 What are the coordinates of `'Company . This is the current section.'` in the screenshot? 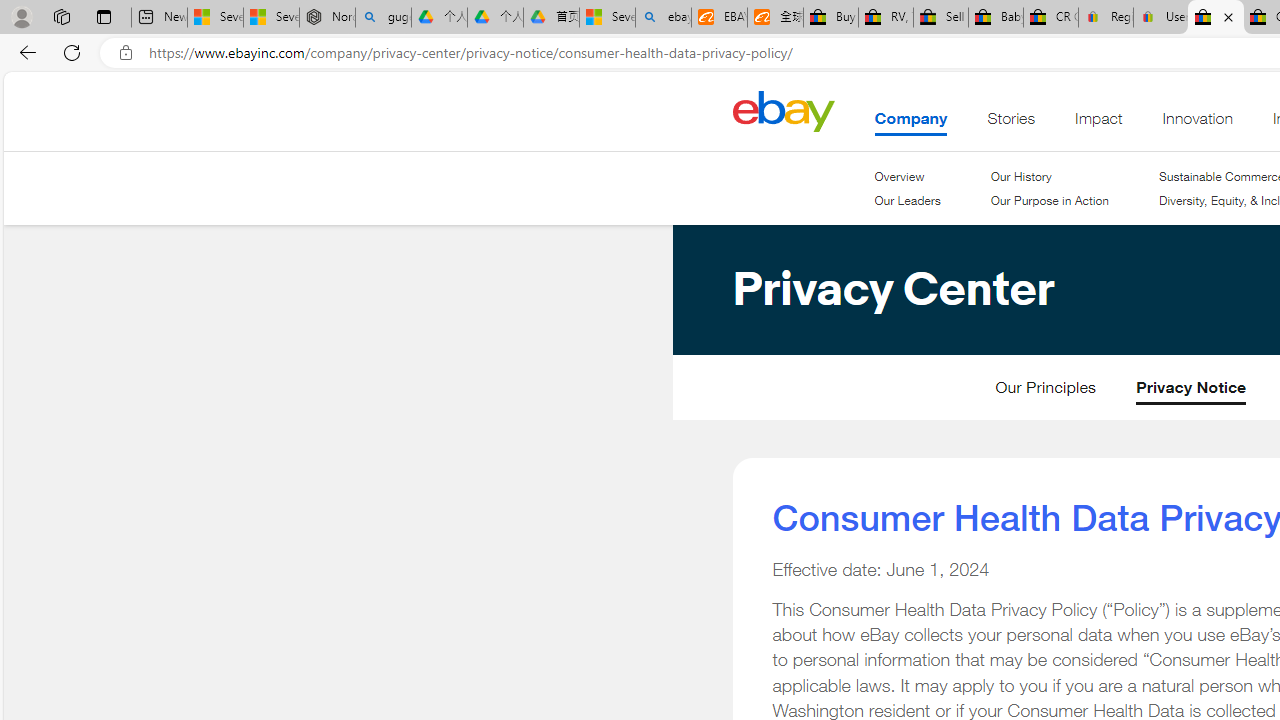 It's located at (910, 123).